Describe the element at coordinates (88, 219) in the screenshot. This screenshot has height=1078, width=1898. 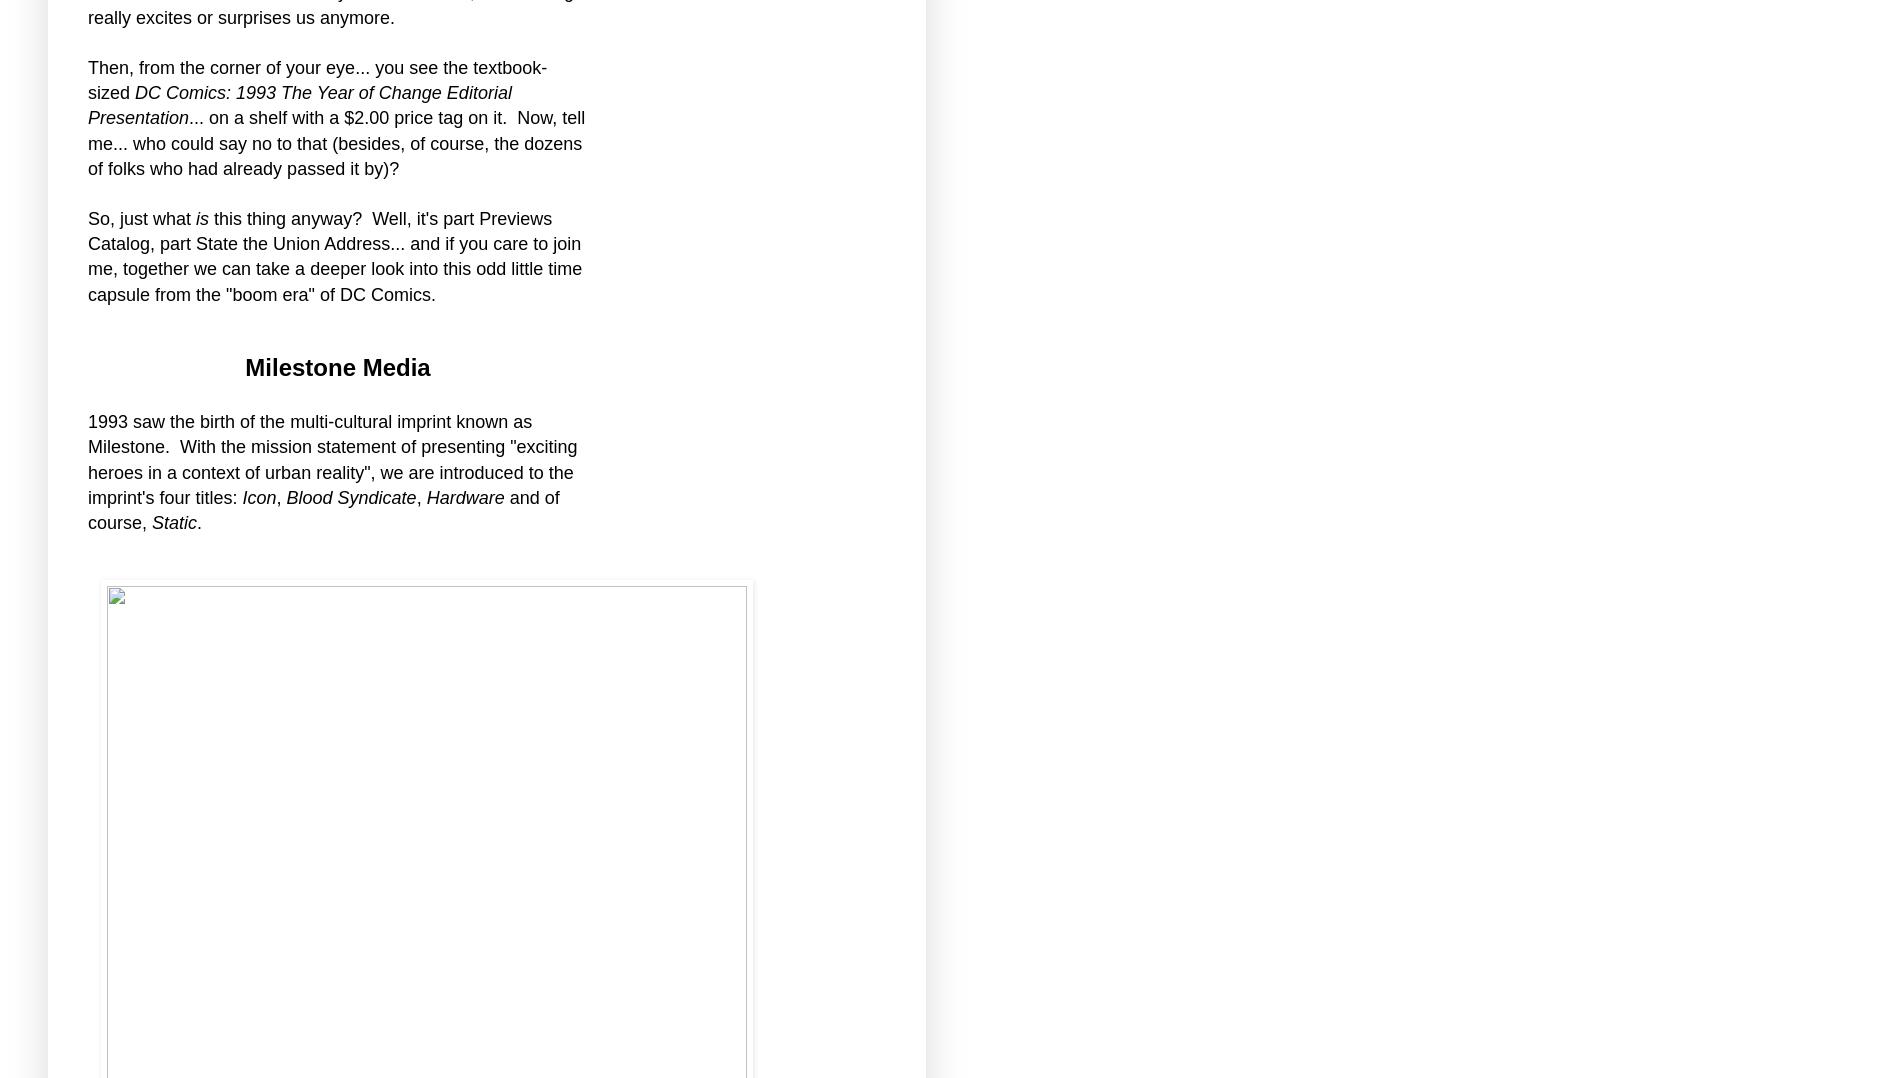
I see `'So, just what'` at that location.